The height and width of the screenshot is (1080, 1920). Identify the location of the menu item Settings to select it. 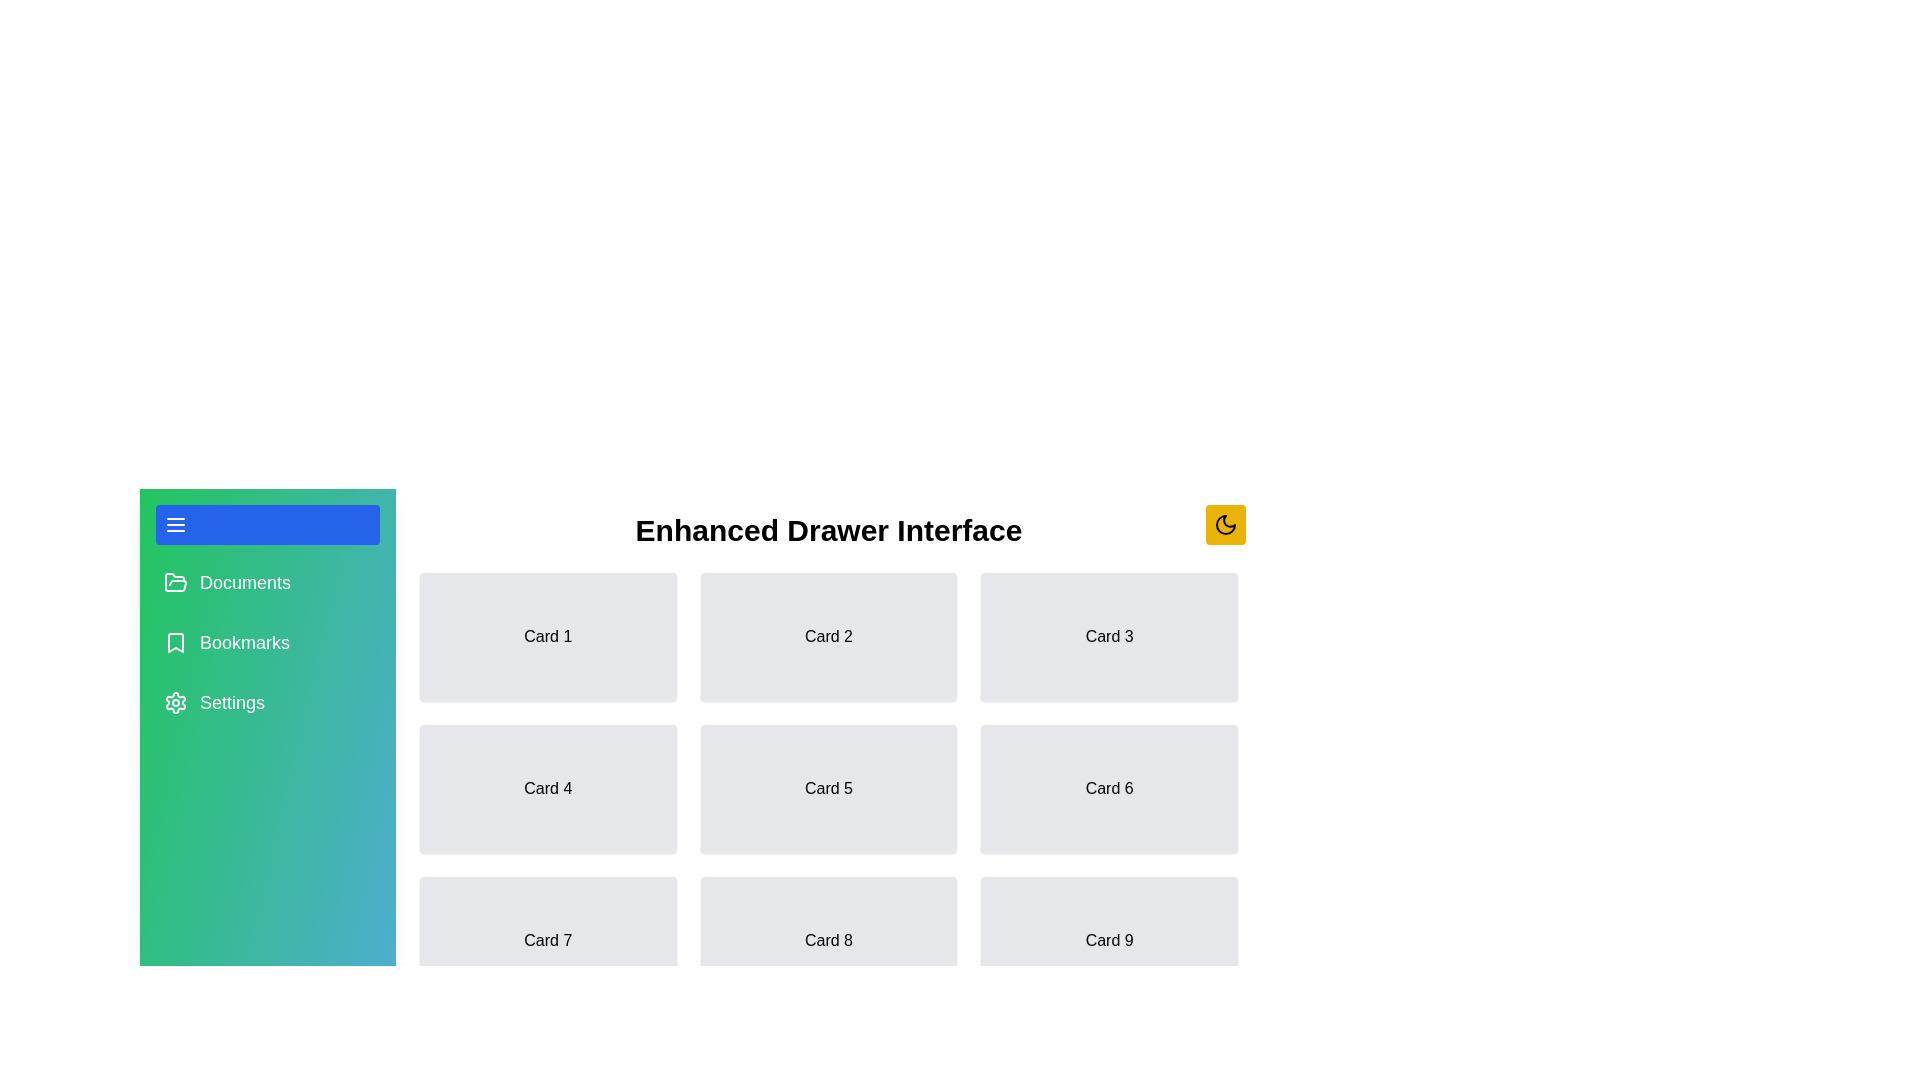
(267, 701).